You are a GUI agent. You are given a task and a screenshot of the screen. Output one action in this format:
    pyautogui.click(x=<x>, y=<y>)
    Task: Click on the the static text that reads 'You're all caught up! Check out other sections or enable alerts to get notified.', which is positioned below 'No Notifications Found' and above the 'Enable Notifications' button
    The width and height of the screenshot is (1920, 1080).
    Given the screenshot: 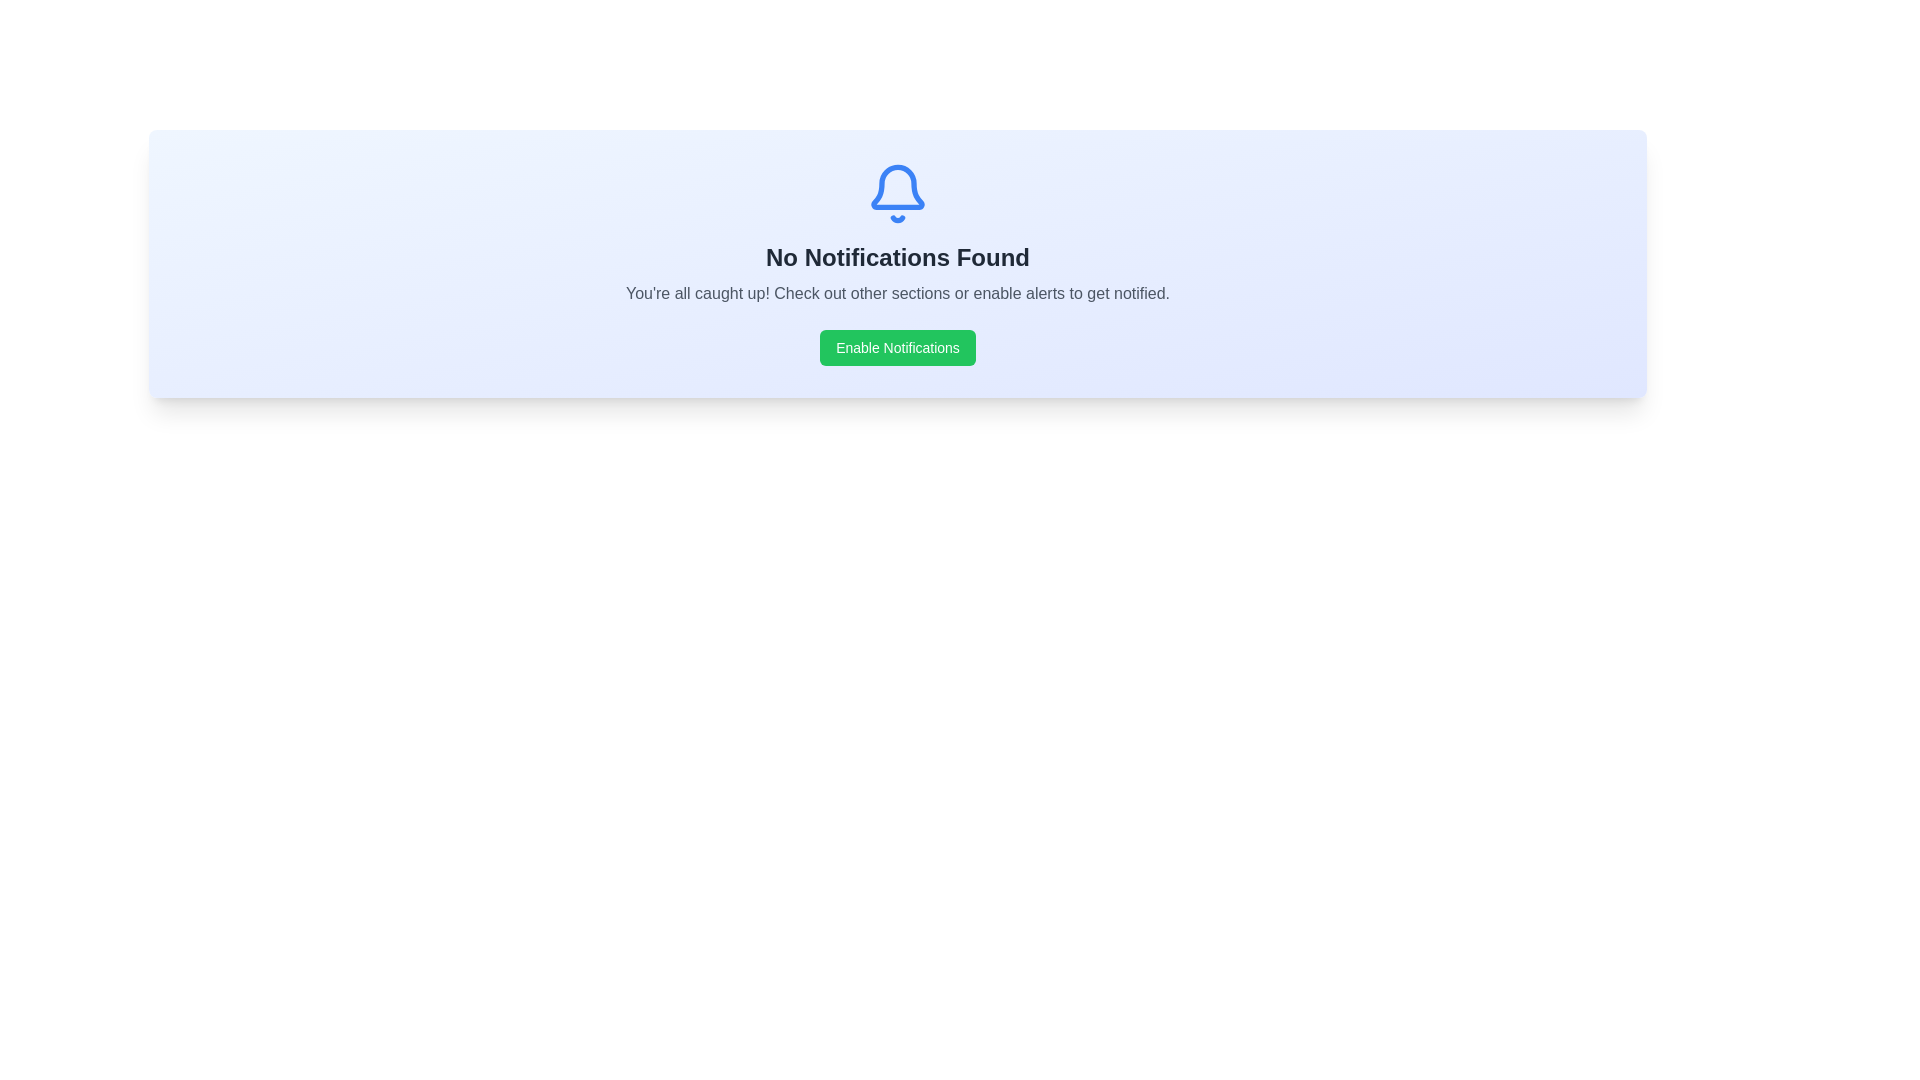 What is the action you would take?
    pyautogui.click(x=896, y=293)
    